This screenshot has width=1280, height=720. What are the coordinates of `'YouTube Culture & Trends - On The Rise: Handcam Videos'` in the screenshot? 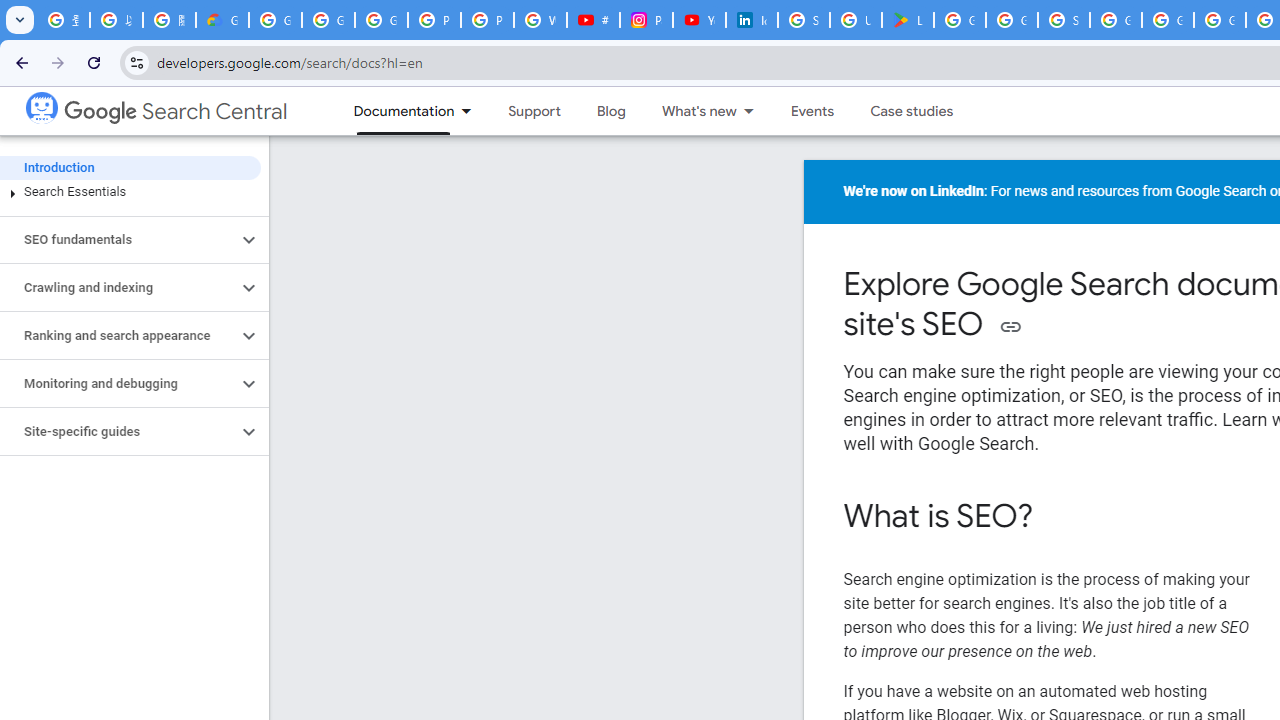 It's located at (699, 20).